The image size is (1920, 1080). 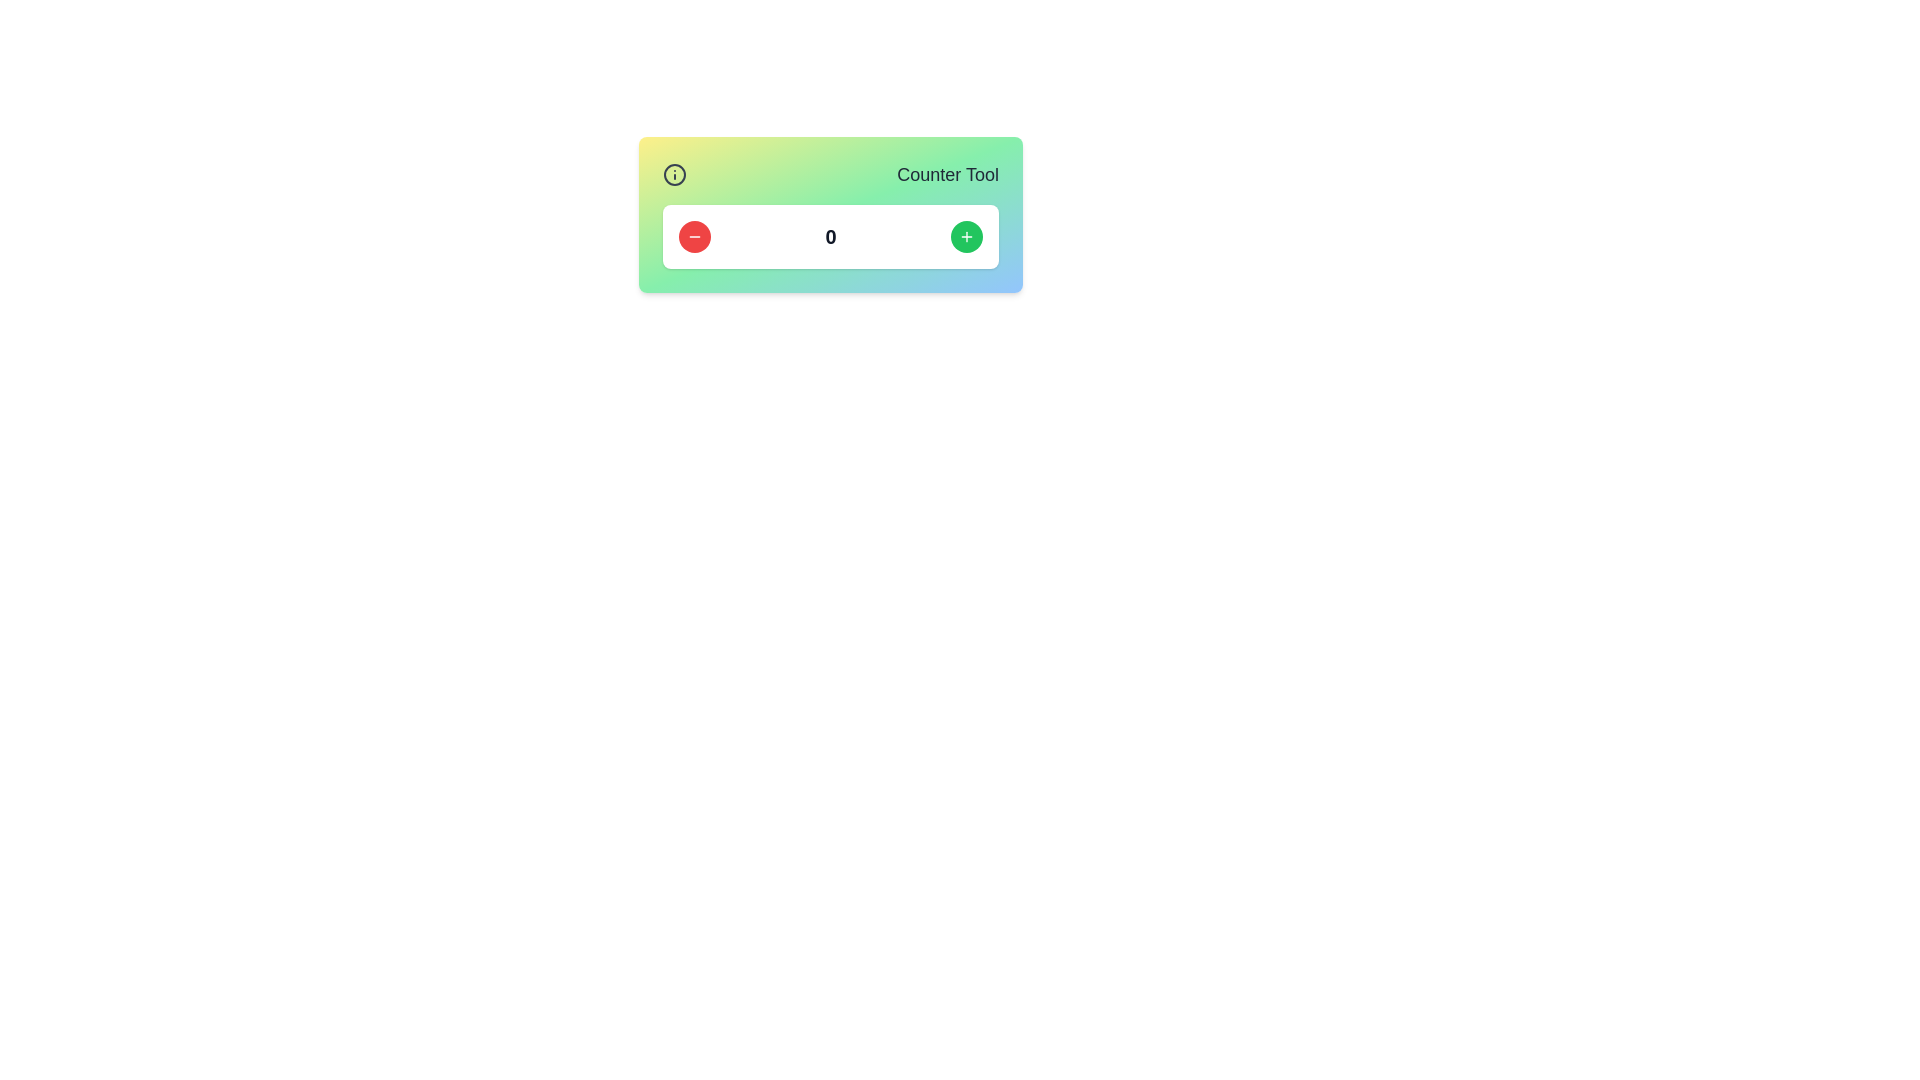 I want to click on the circular green button with a white plus icon, so click(x=966, y=235).